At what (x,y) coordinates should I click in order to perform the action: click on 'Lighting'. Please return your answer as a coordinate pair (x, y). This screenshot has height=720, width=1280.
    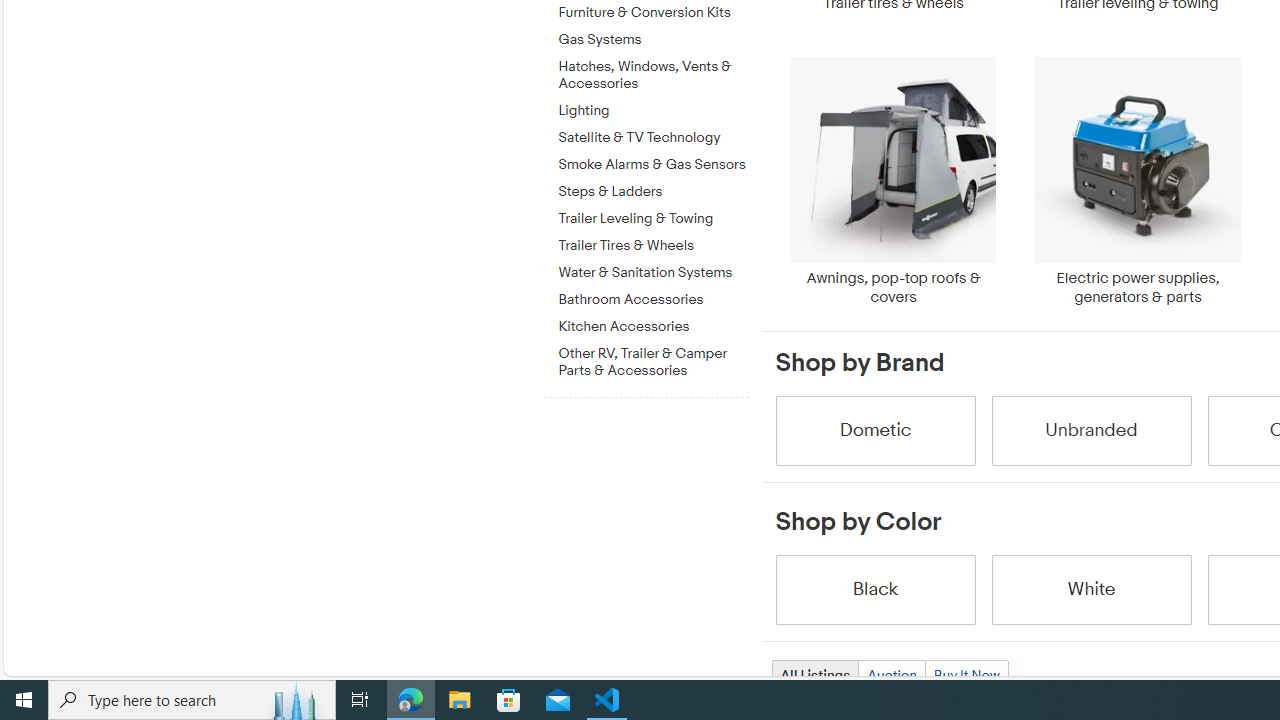
    Looking at the image, I should click on (653, 111).